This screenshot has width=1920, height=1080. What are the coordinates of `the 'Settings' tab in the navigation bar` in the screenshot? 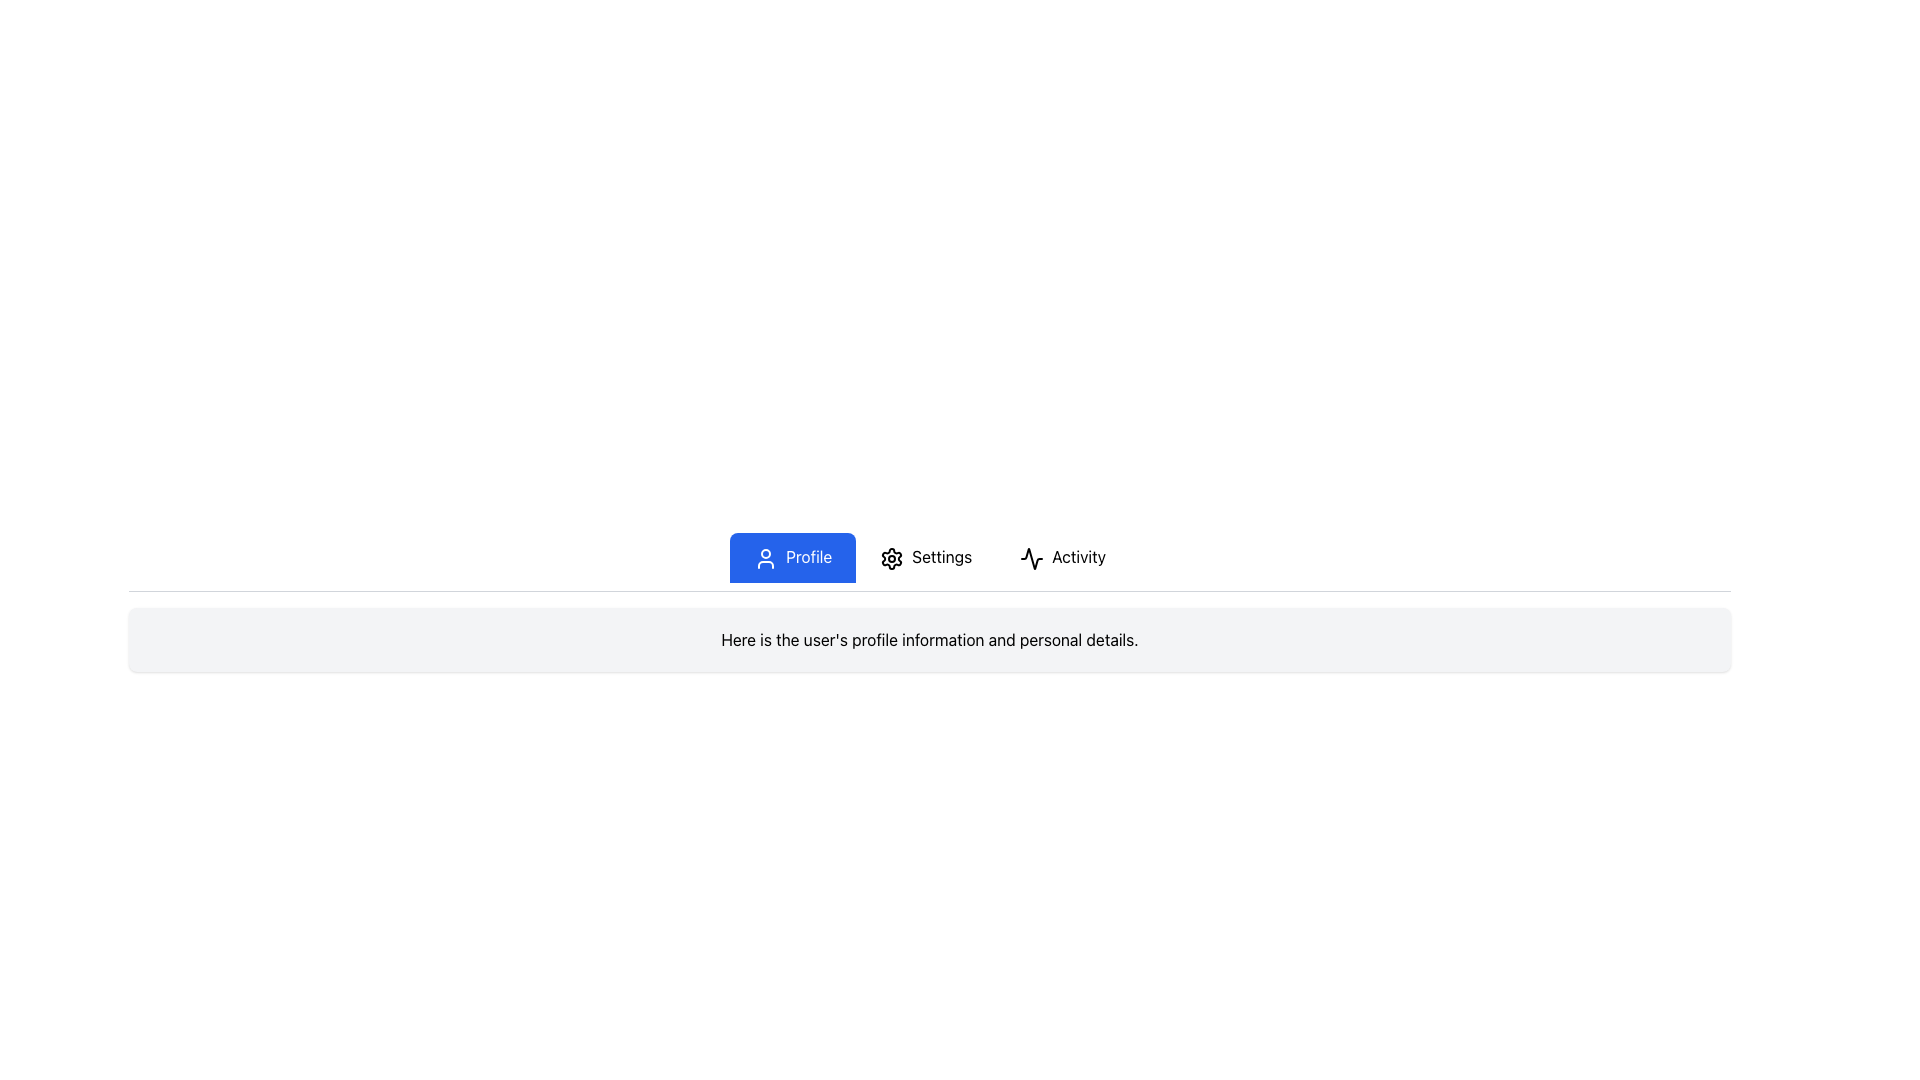 It's located at (929, 562).